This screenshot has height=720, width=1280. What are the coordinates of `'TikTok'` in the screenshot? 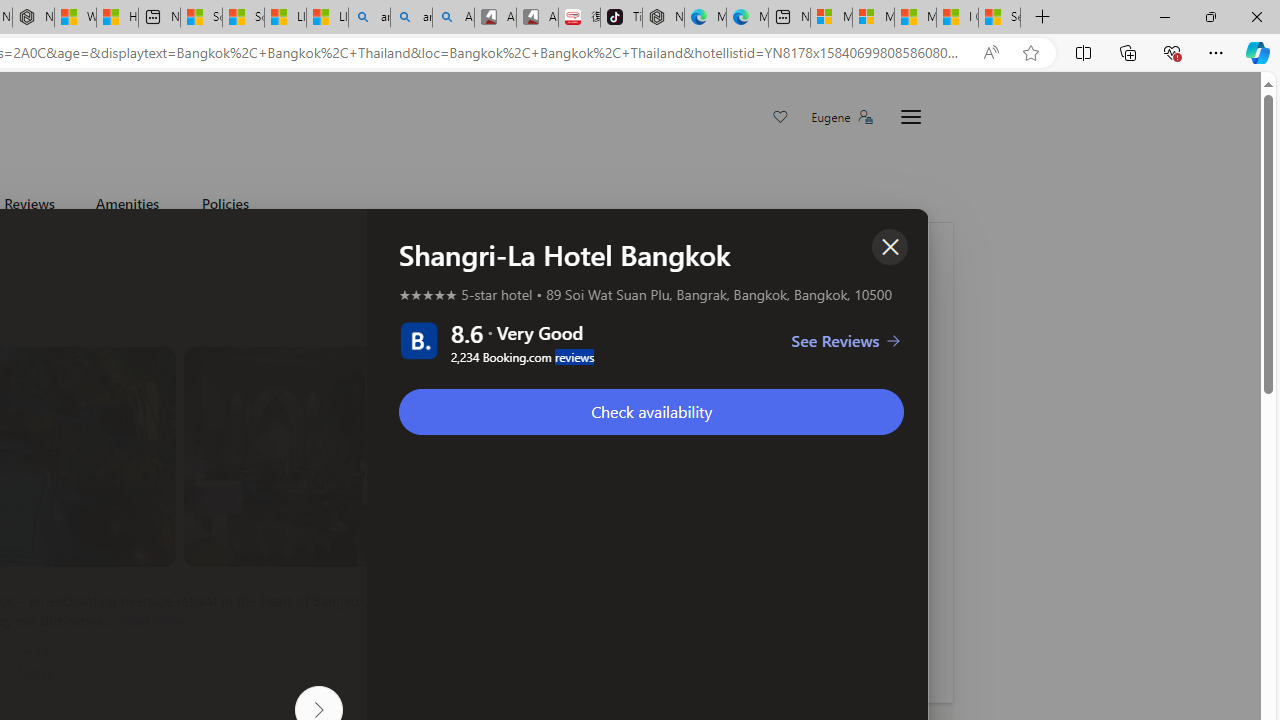 It's located at (620, 17).